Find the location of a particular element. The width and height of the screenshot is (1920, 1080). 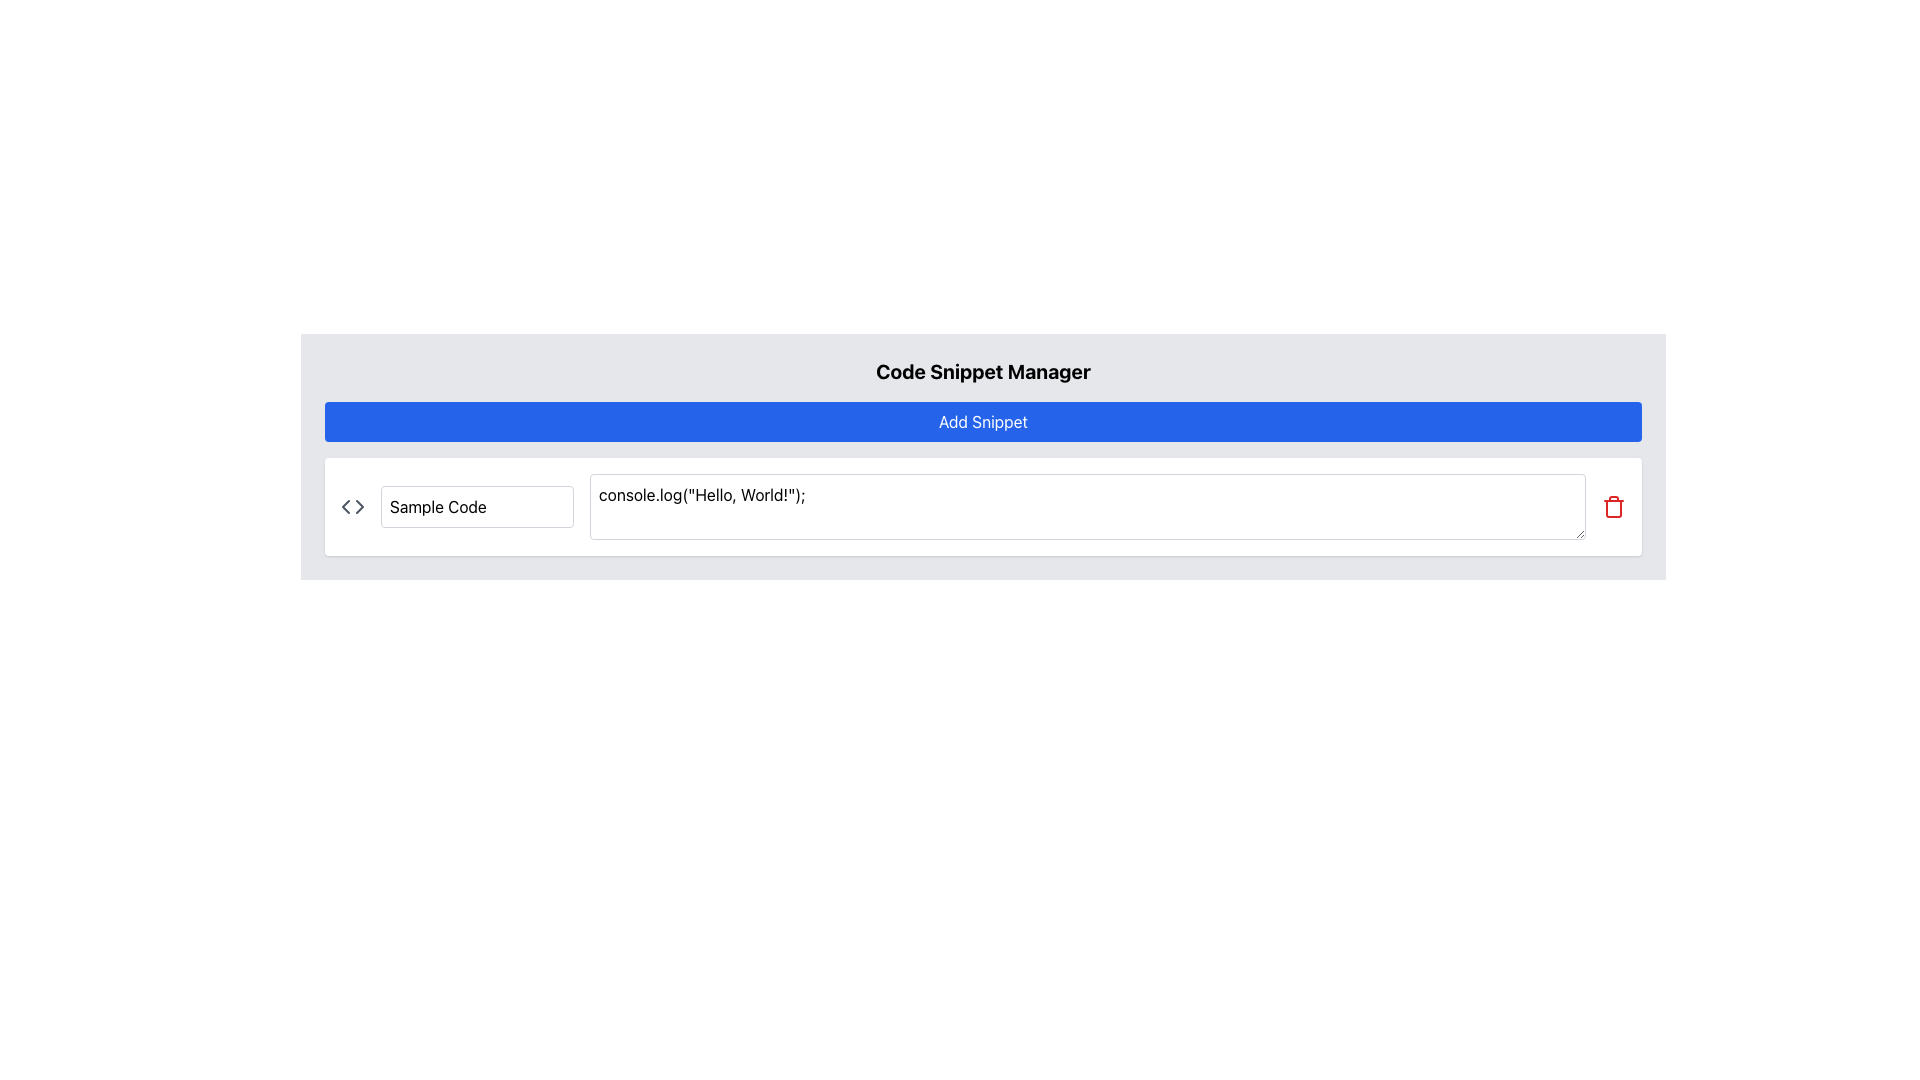

the small gray code bracket icon '<>' located to the left of the 'Sample Code' text field in the panel is located at coordinates (353, 505).